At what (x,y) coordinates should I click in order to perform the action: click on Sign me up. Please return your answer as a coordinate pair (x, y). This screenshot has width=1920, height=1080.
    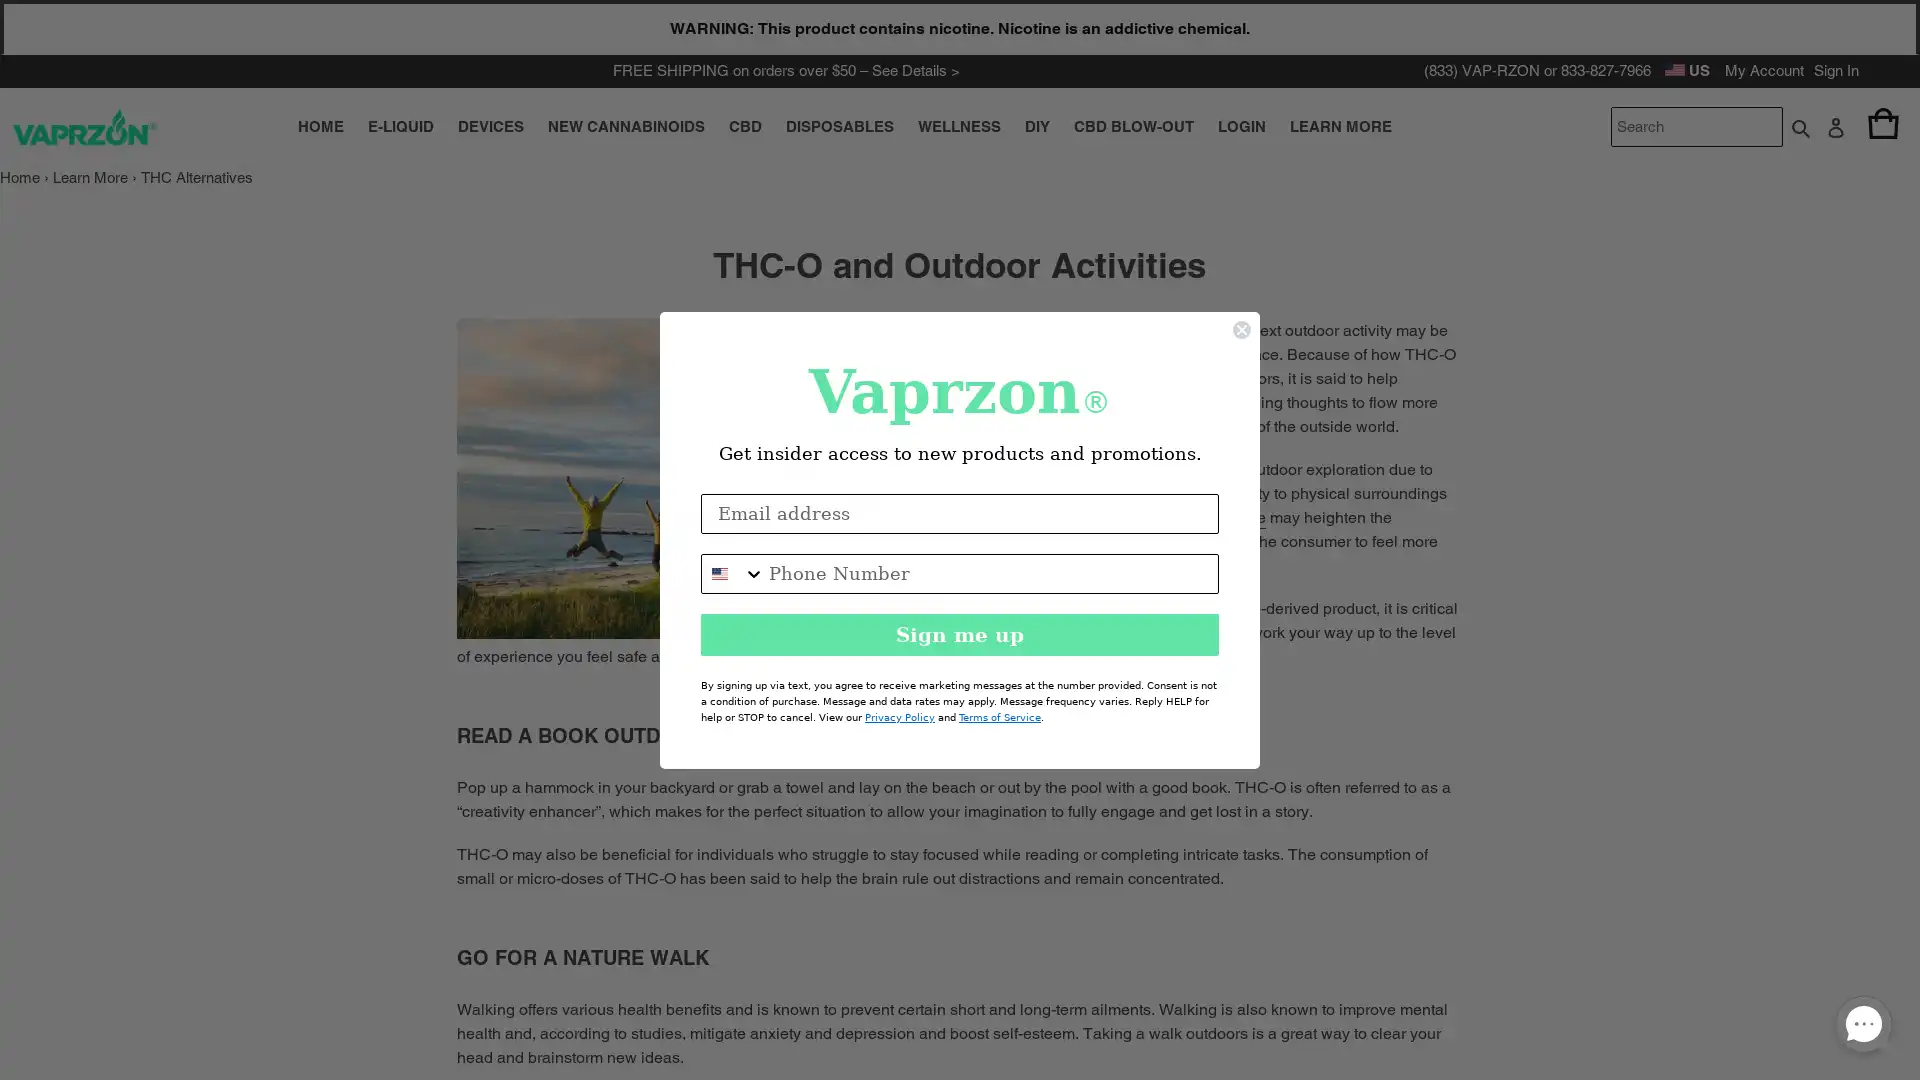
    Looking at the image, I should click on (960, 633).